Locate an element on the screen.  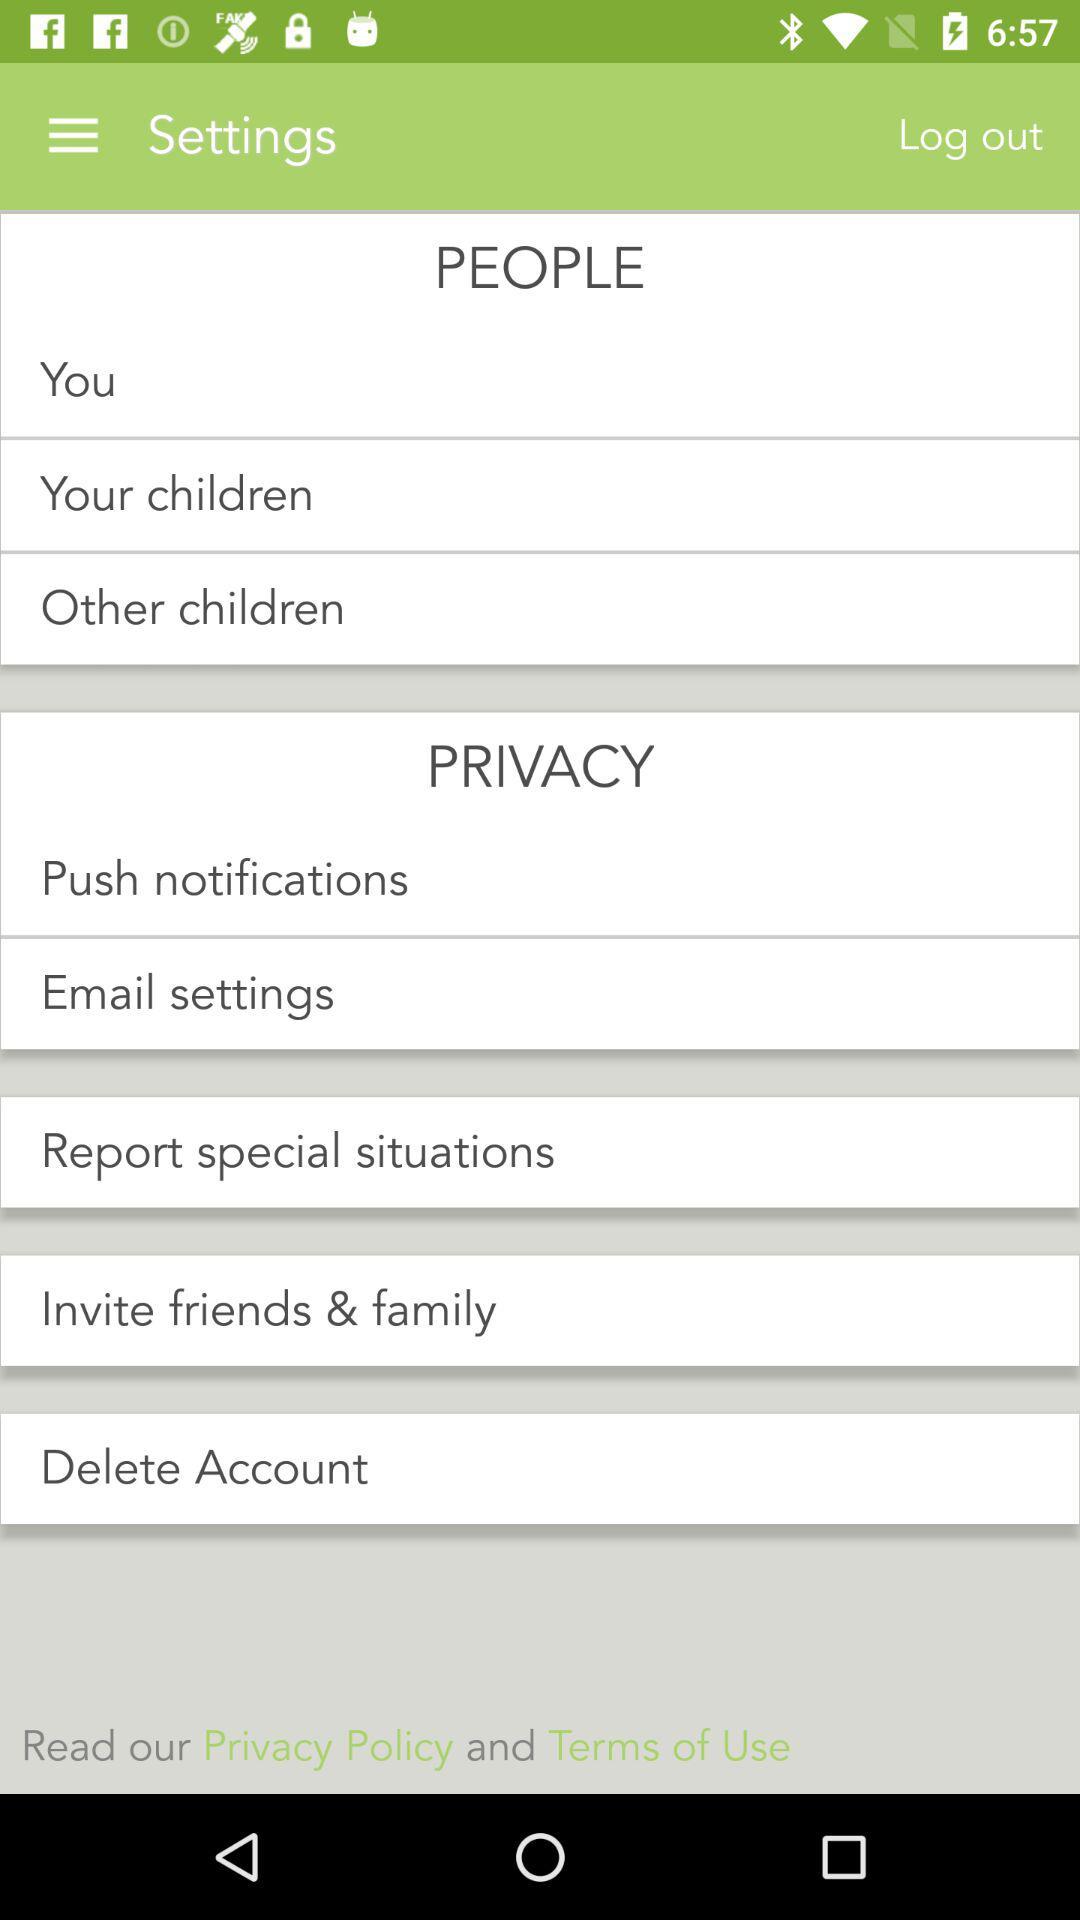
the icon to the left of the settings icon is located at coordinates (72, 135).